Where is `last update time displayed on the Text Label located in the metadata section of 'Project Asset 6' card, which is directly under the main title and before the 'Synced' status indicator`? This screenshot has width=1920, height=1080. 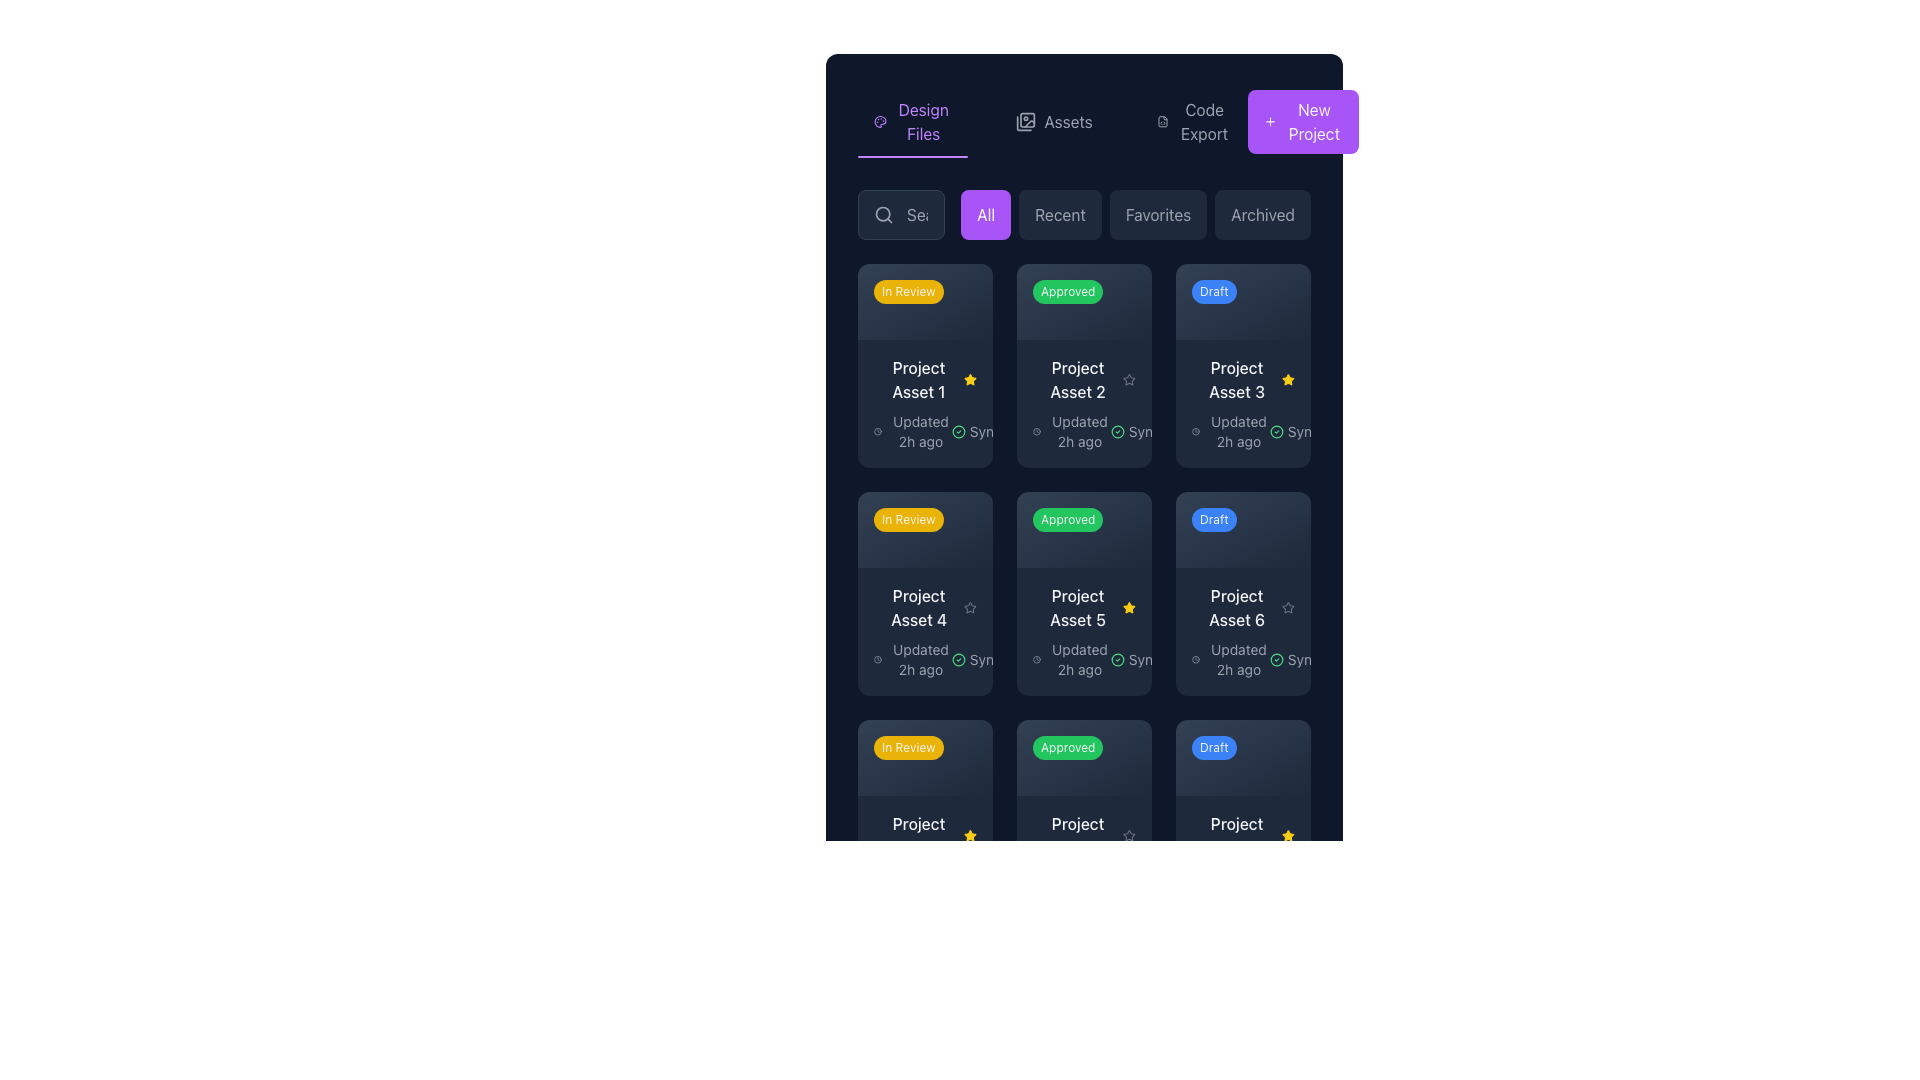
last update time displayed on the Text Label located in the metadata section of 'Project Asset 6' card, which is directly under the main title and before the 'Synced' status indicator is located at coordinates (1229, 659).